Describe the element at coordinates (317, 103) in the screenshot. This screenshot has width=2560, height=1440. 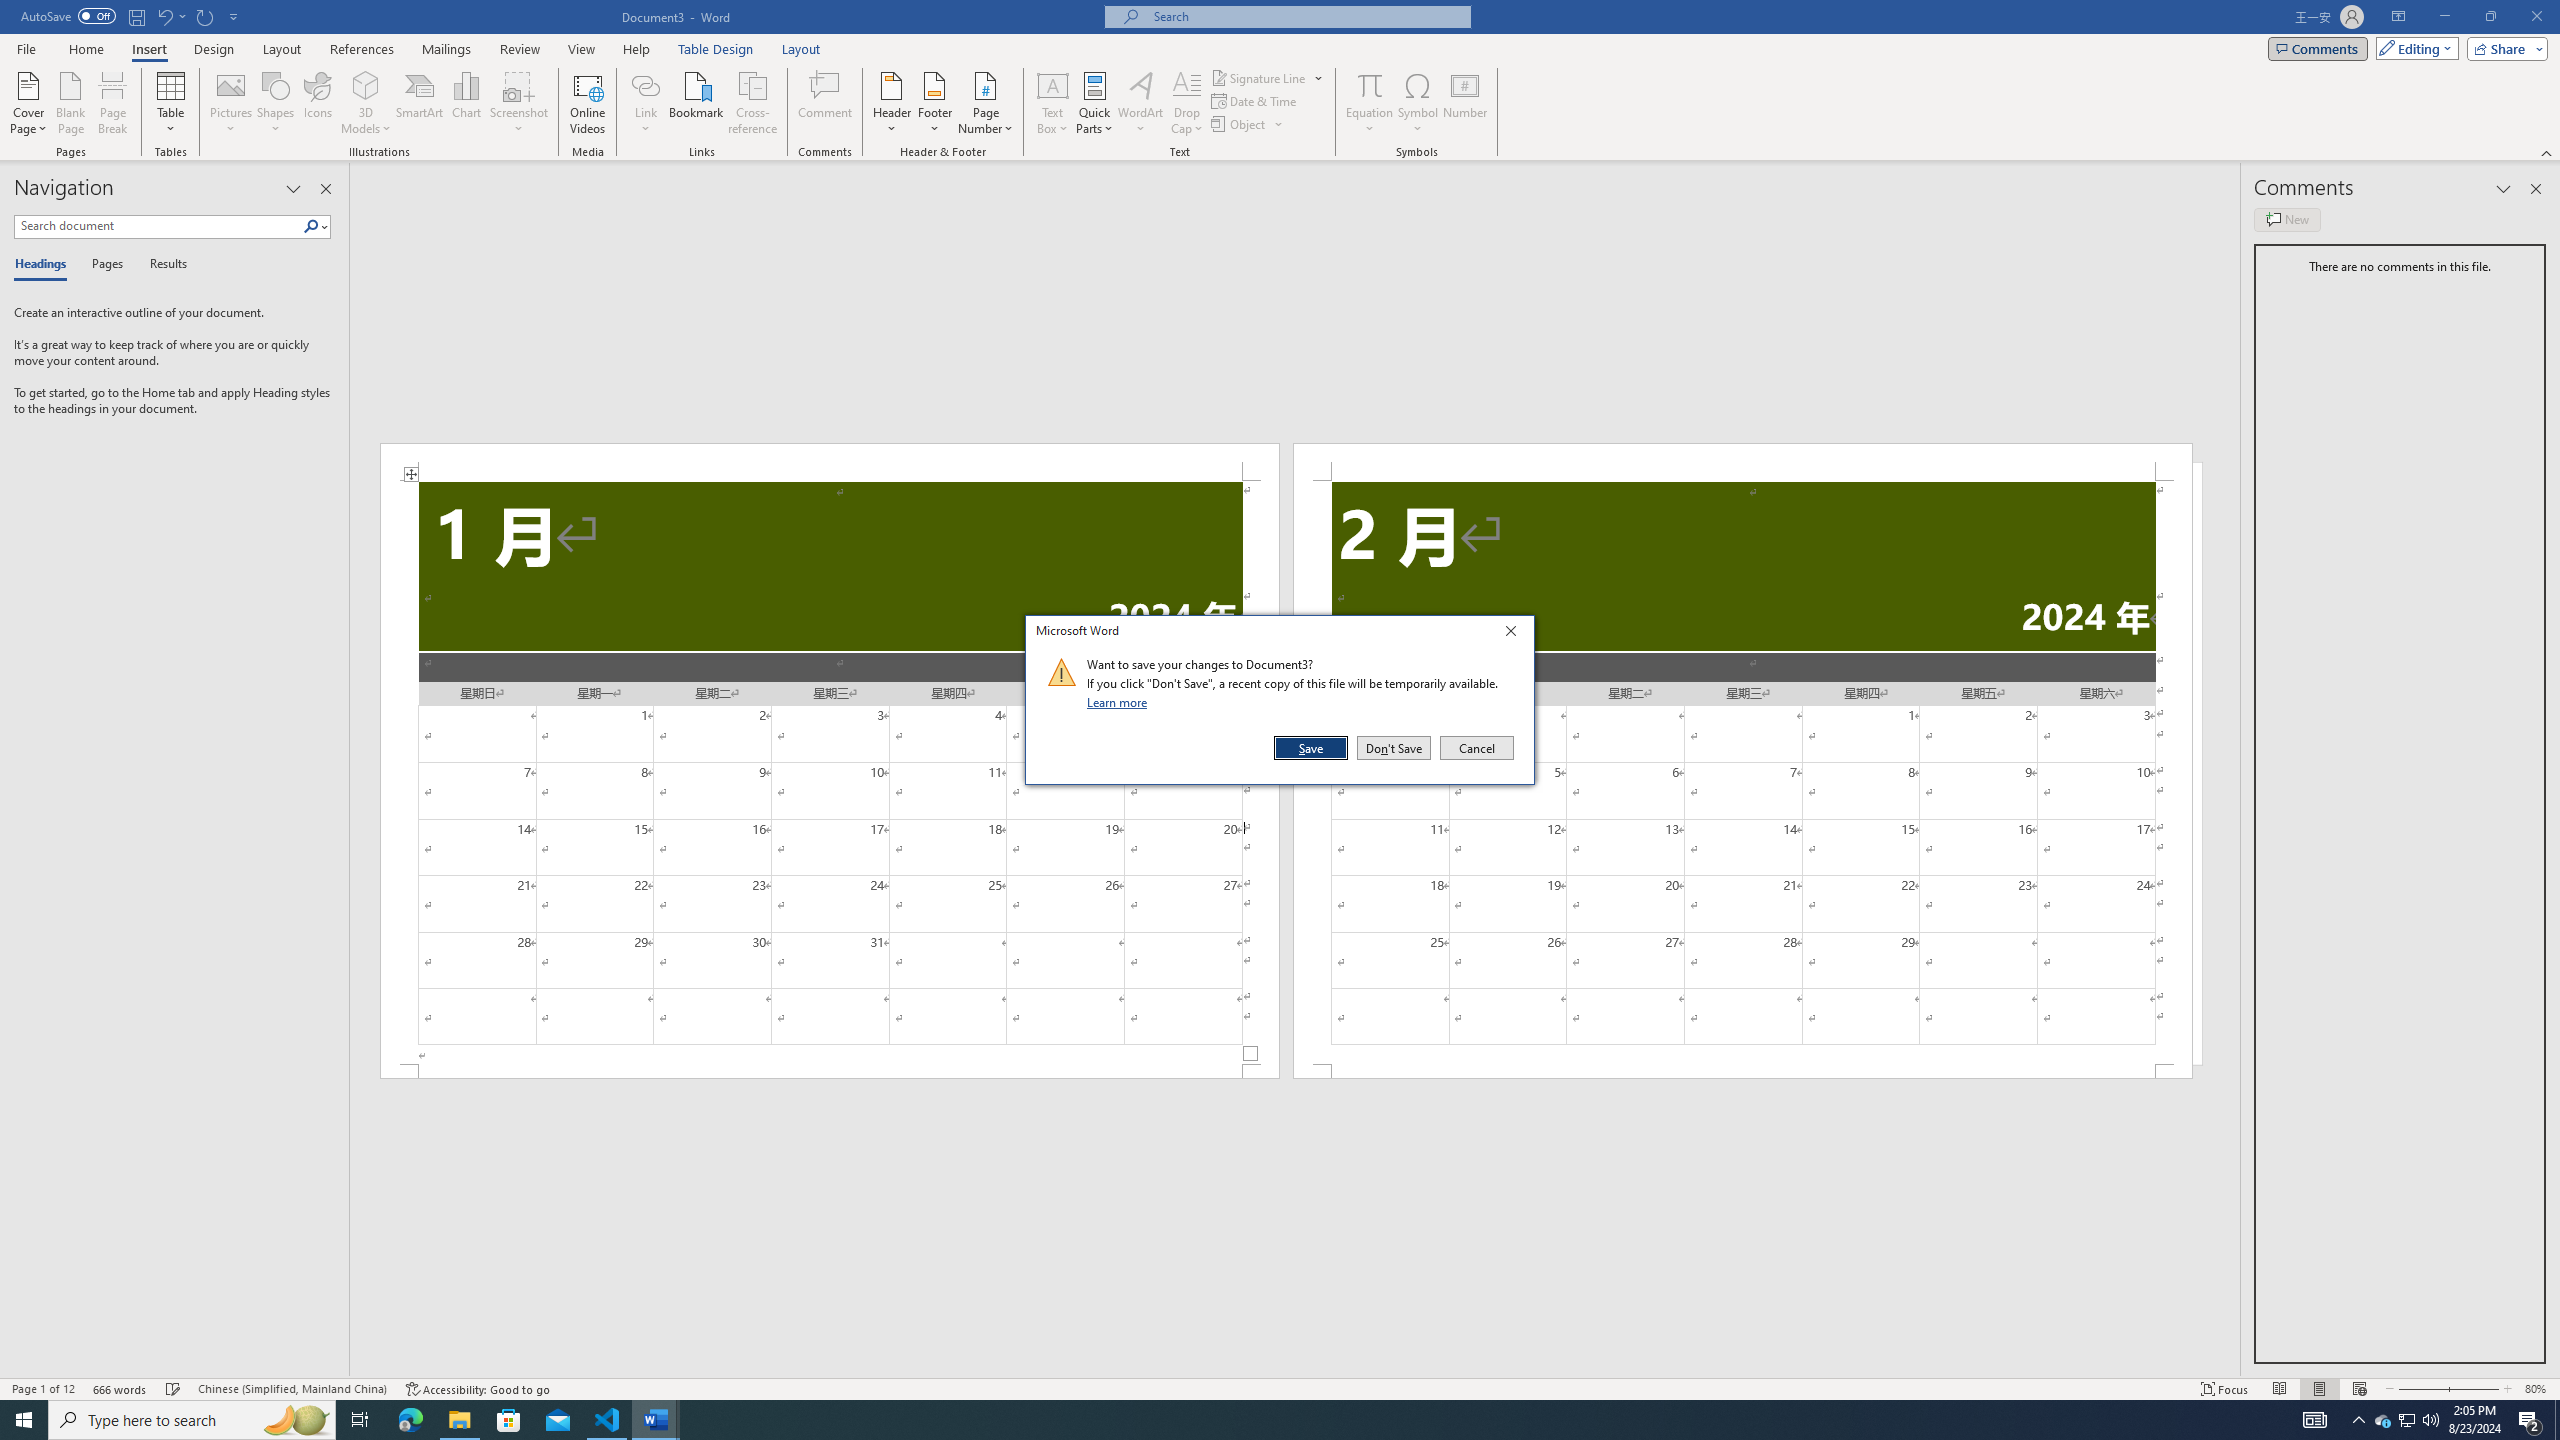
I see `'Icons'` at that location.